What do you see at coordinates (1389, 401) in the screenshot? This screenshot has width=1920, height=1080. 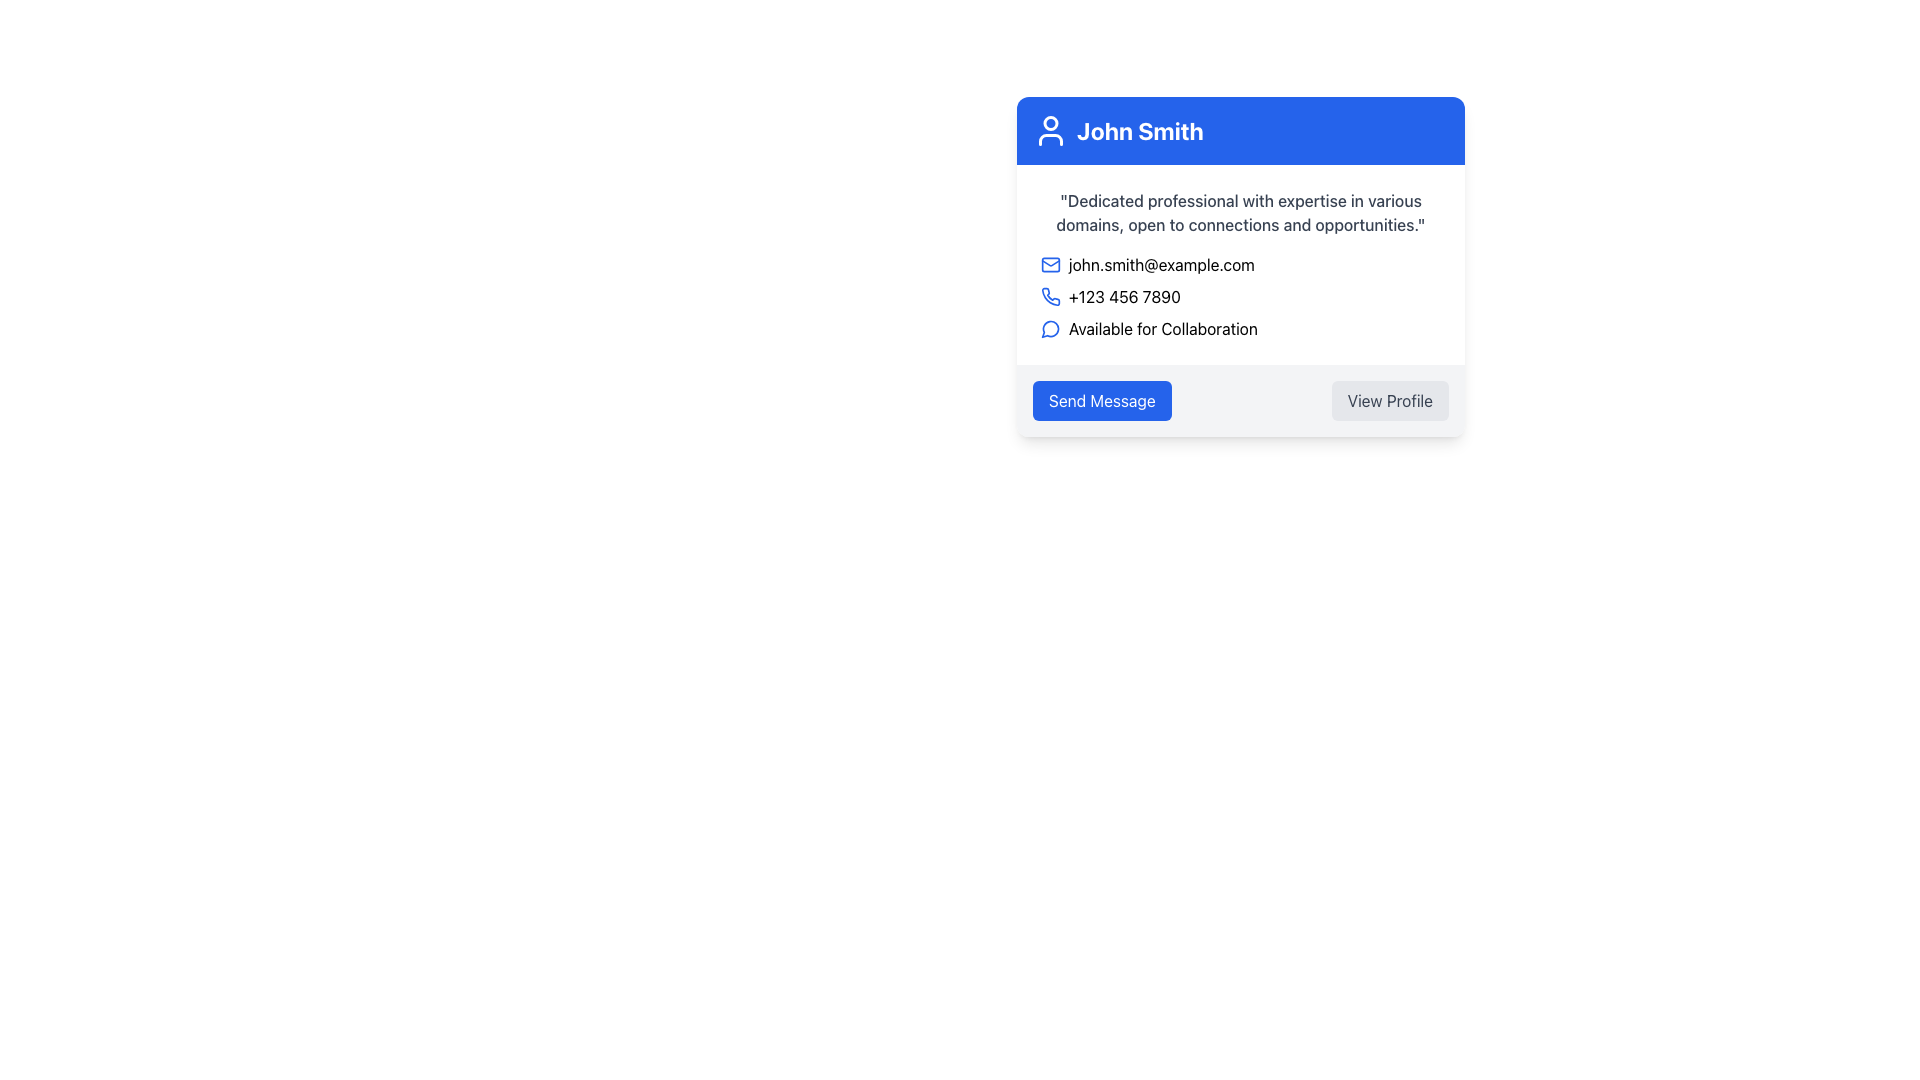 I see `the 'View Profile' button, which has a light gray background and rounded corners` at bounding box center [1389, 401].